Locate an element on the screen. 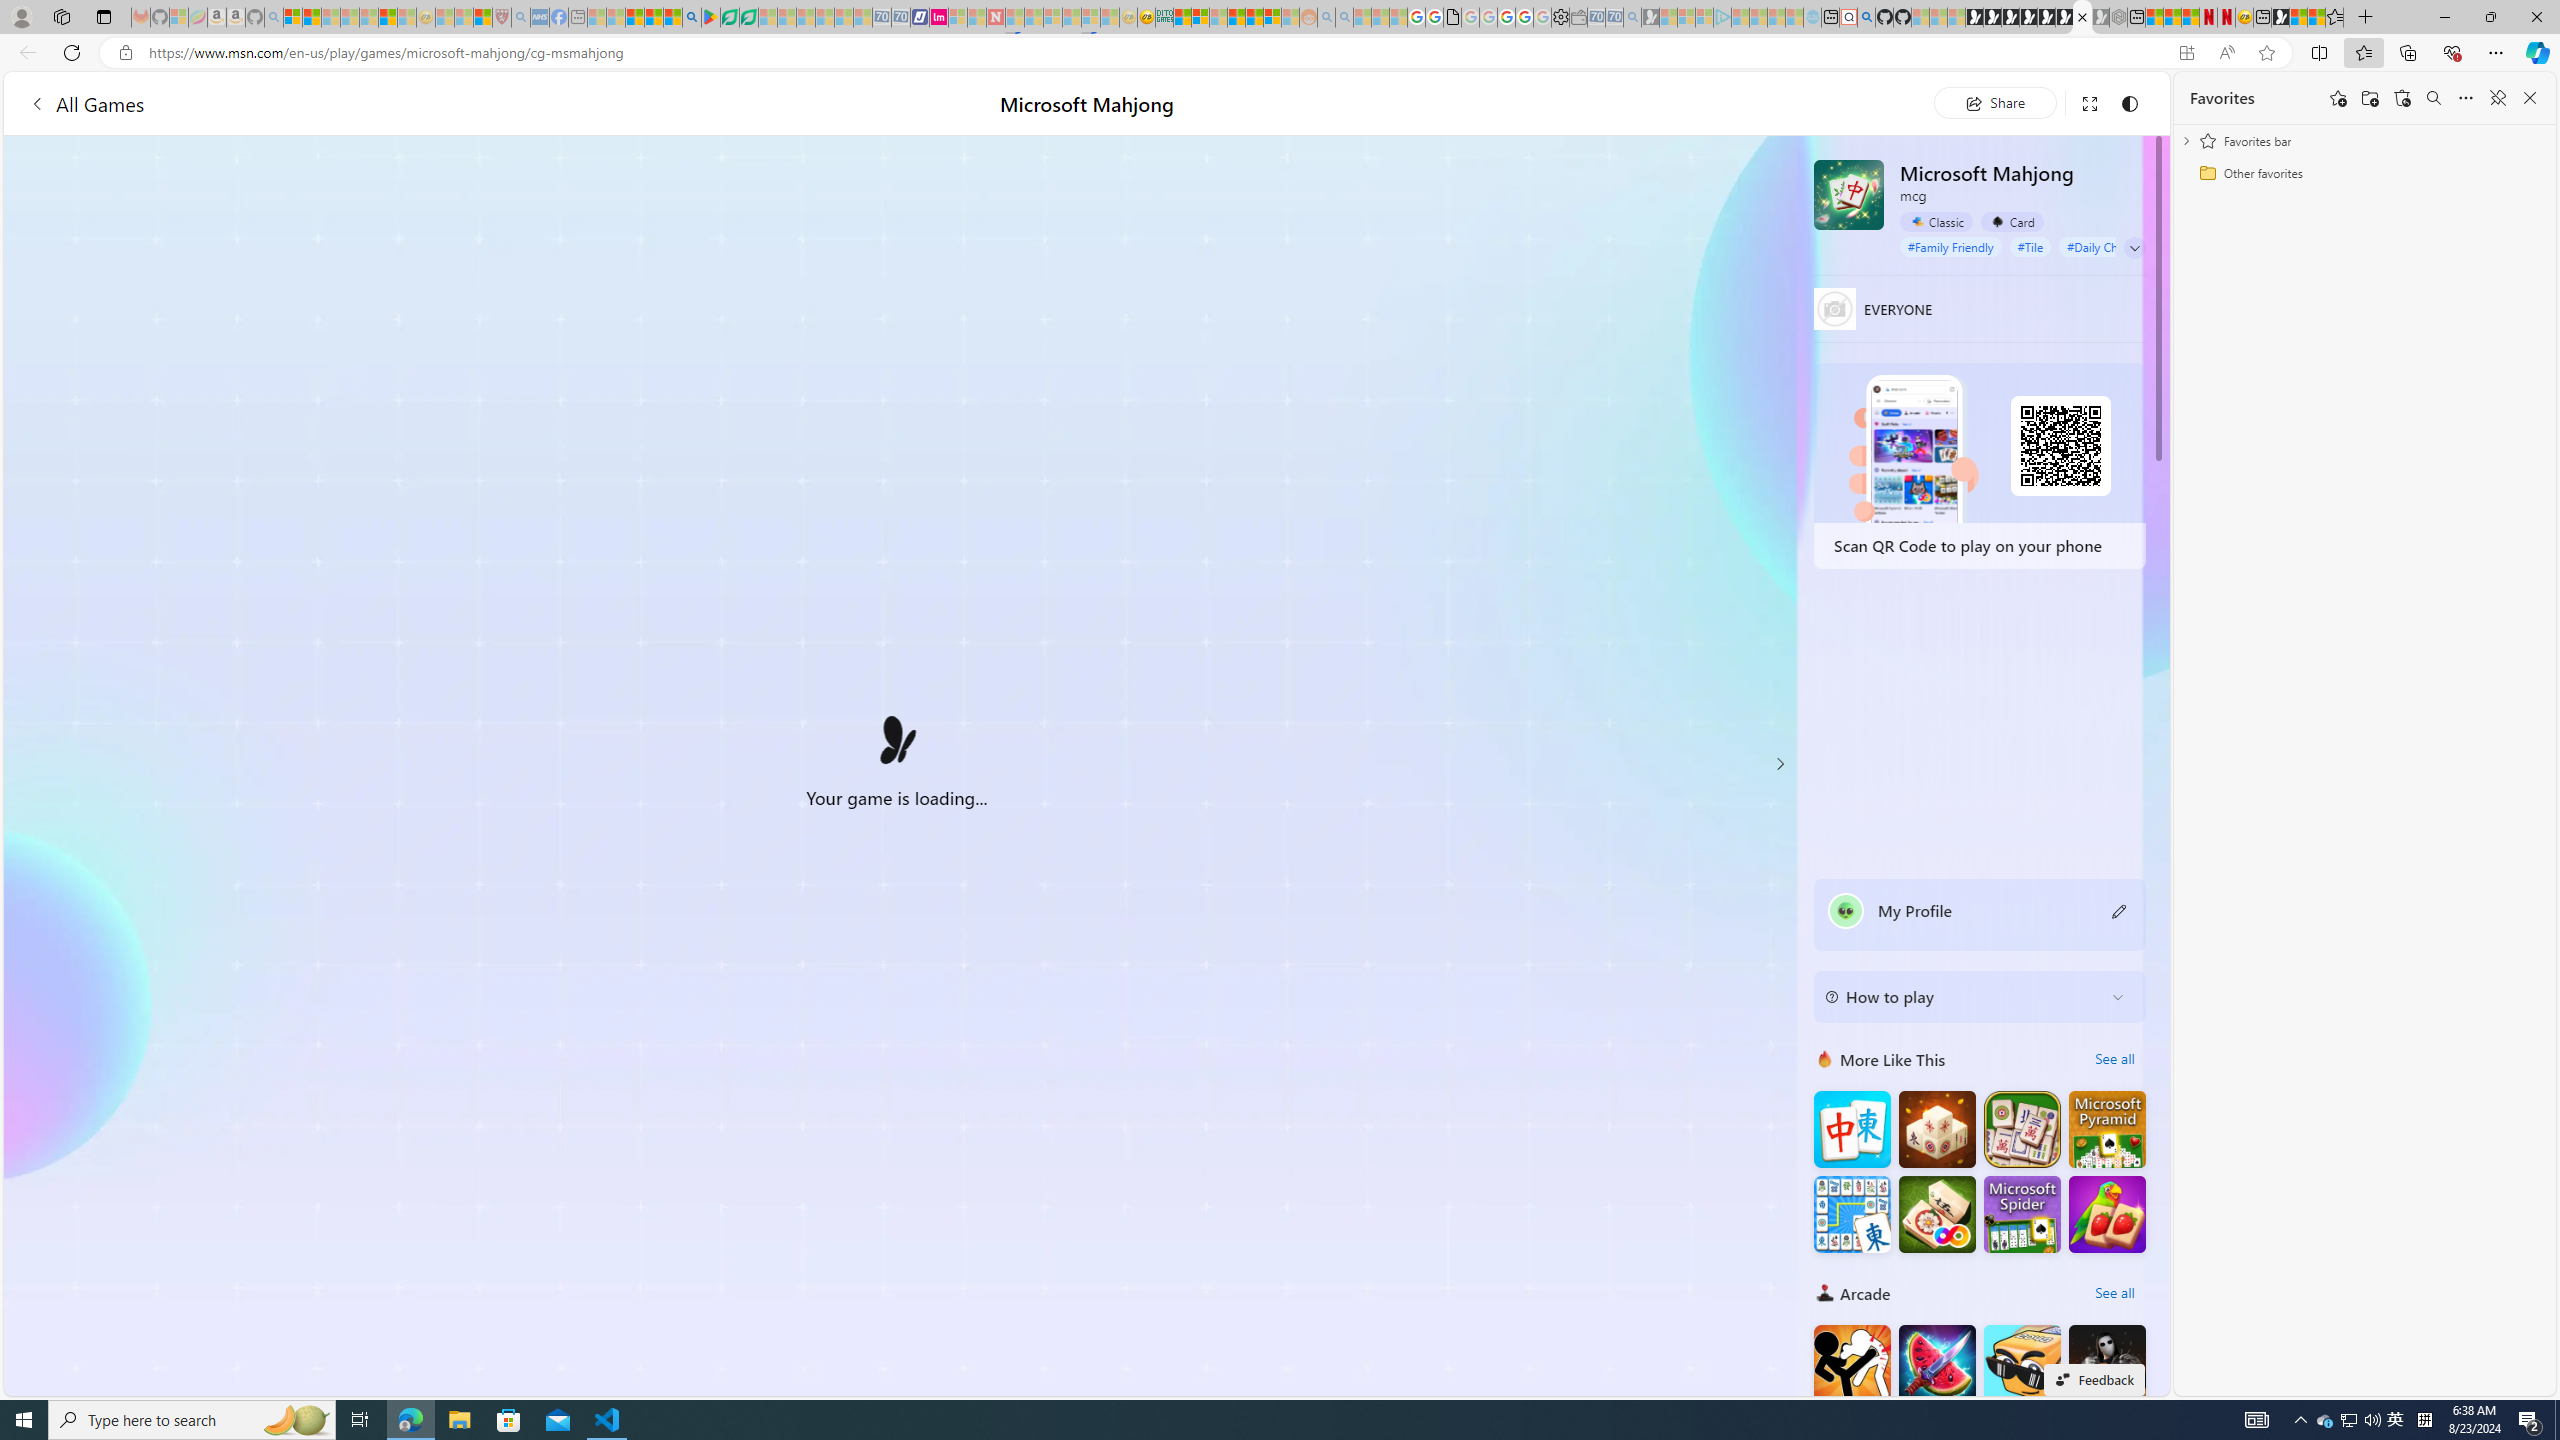  'Close favorites' is located at coordinates (2530, 96).